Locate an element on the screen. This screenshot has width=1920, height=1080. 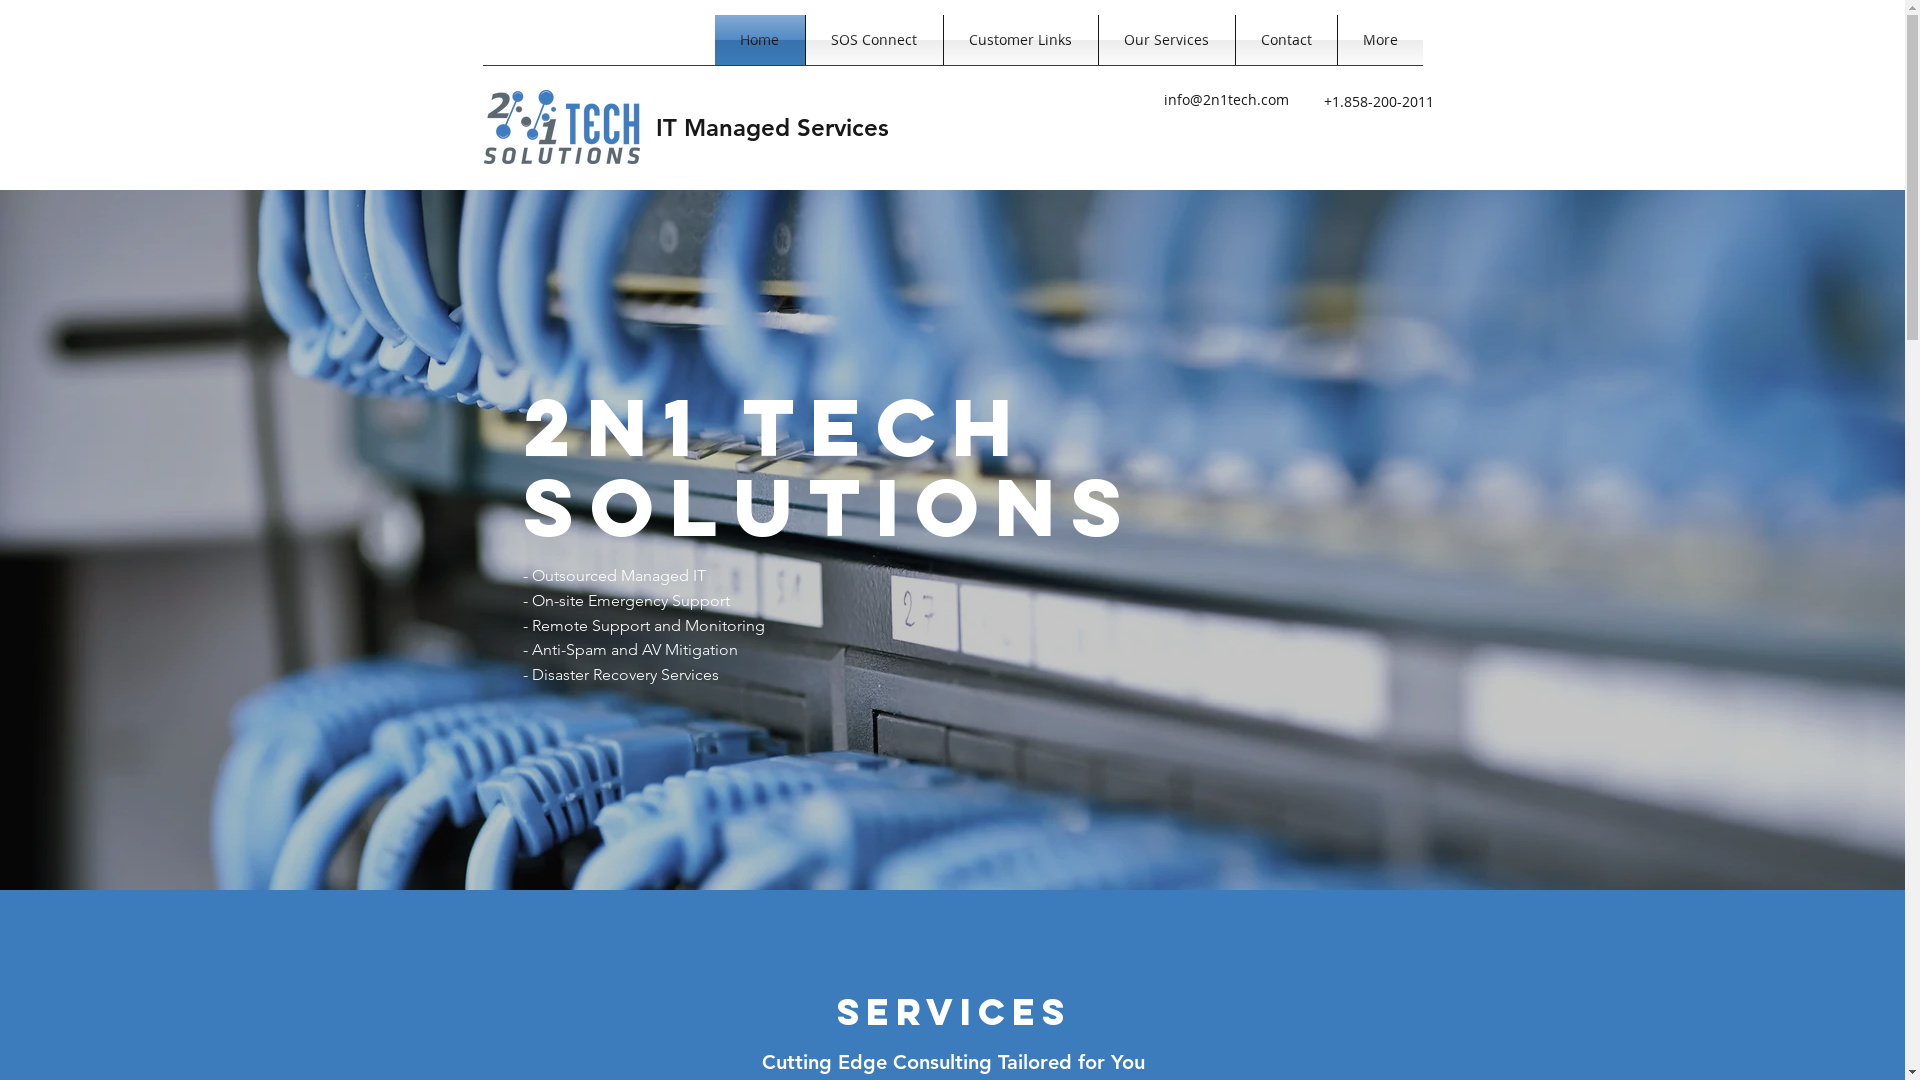
'info@2n1tech.com' is located at coordinates (1225, 99).